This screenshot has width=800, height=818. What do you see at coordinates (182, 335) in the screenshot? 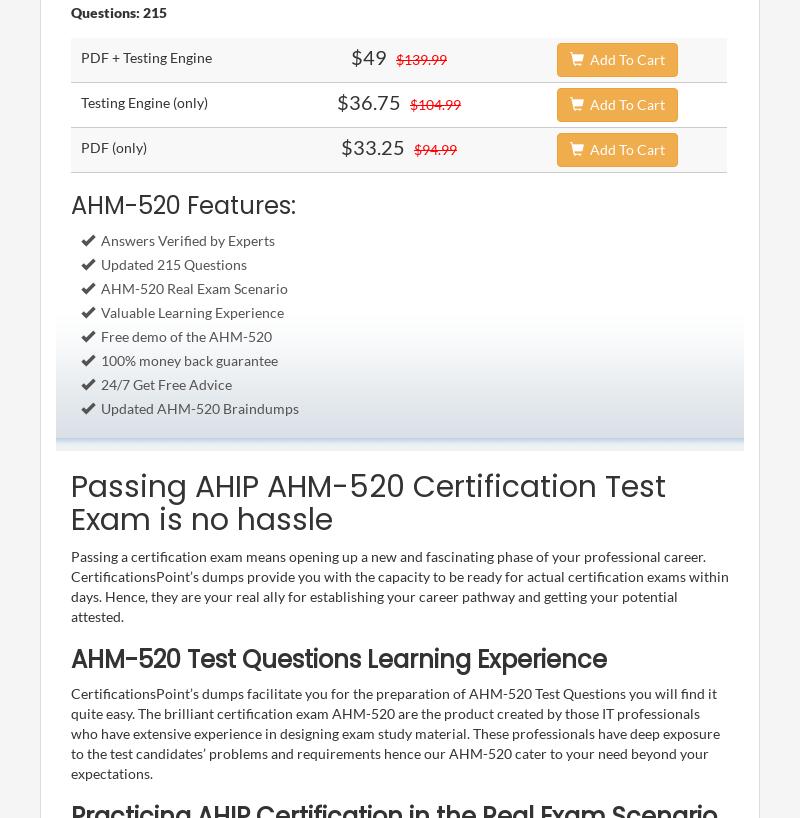
I see `'Free demo of the AHM-520'` at bounding box center [182, 335].